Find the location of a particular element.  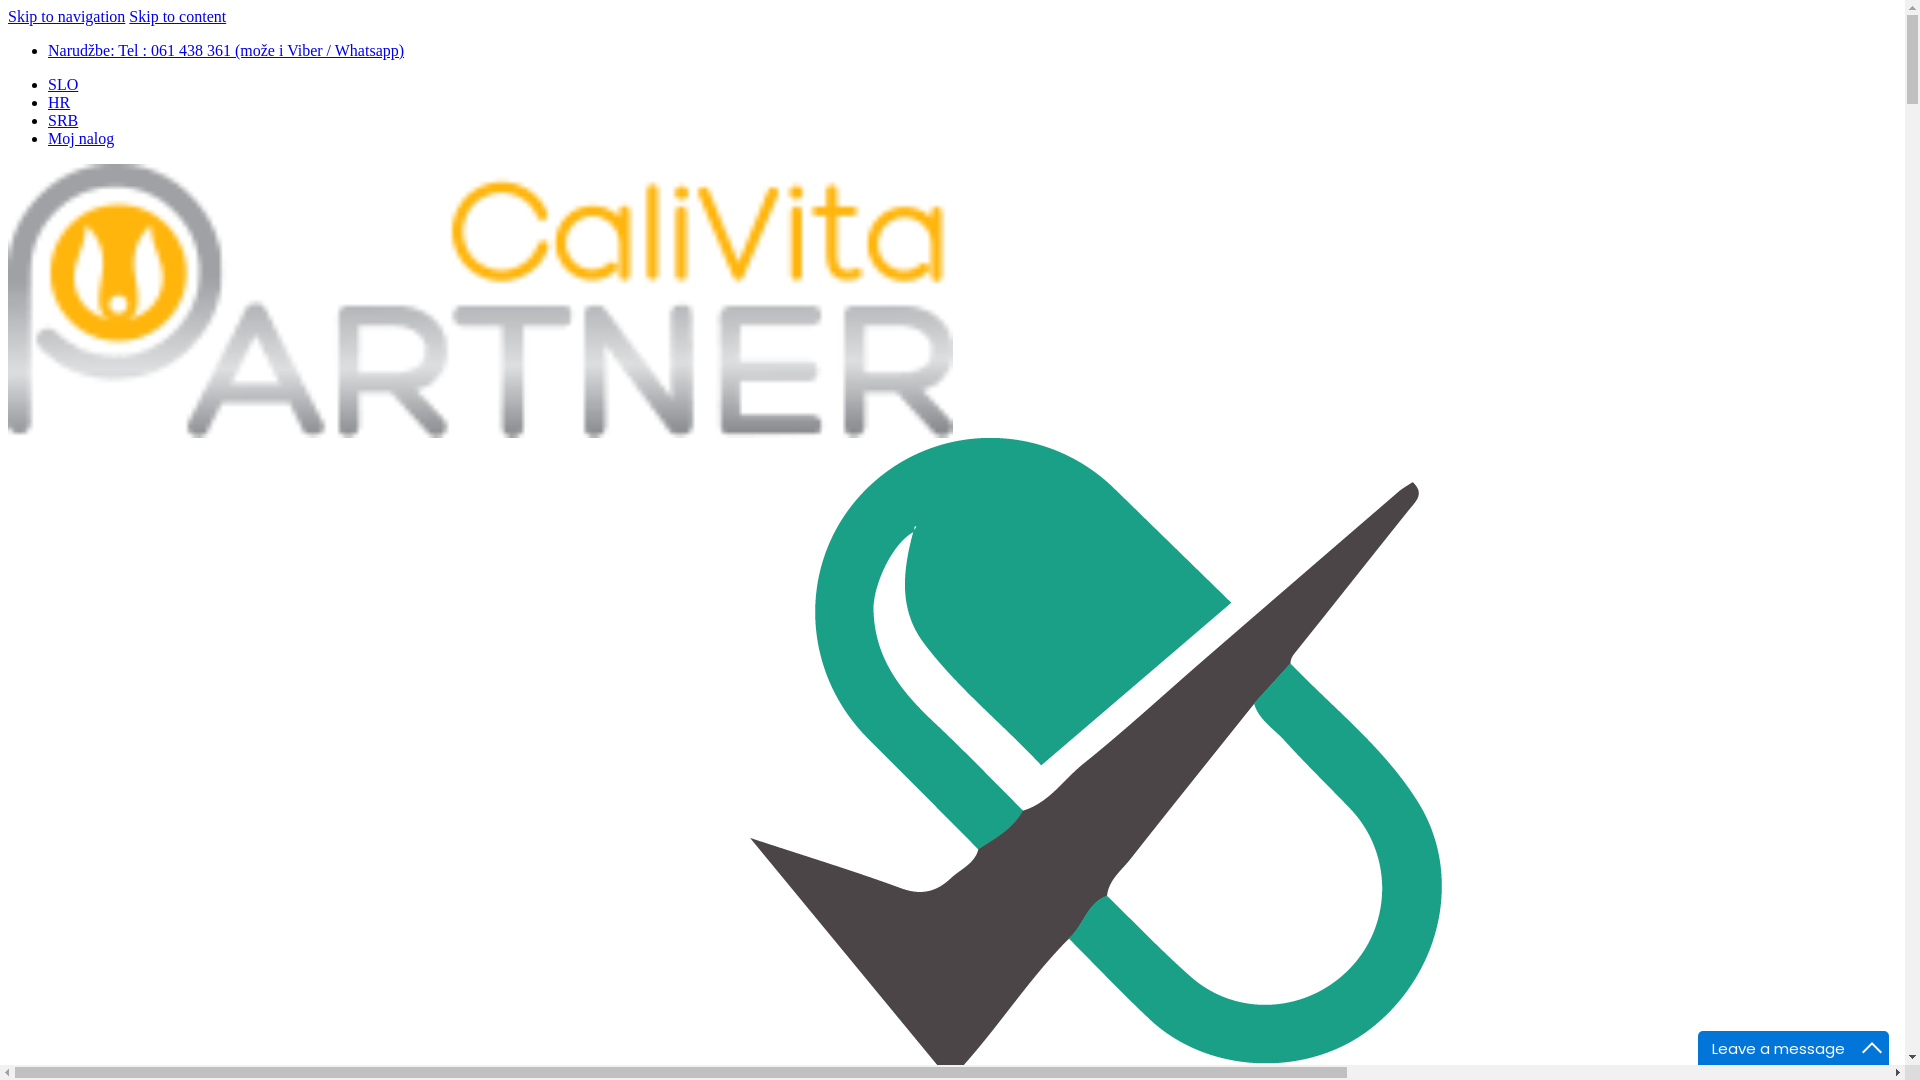

'HR' is located at coordinates (58, 102).